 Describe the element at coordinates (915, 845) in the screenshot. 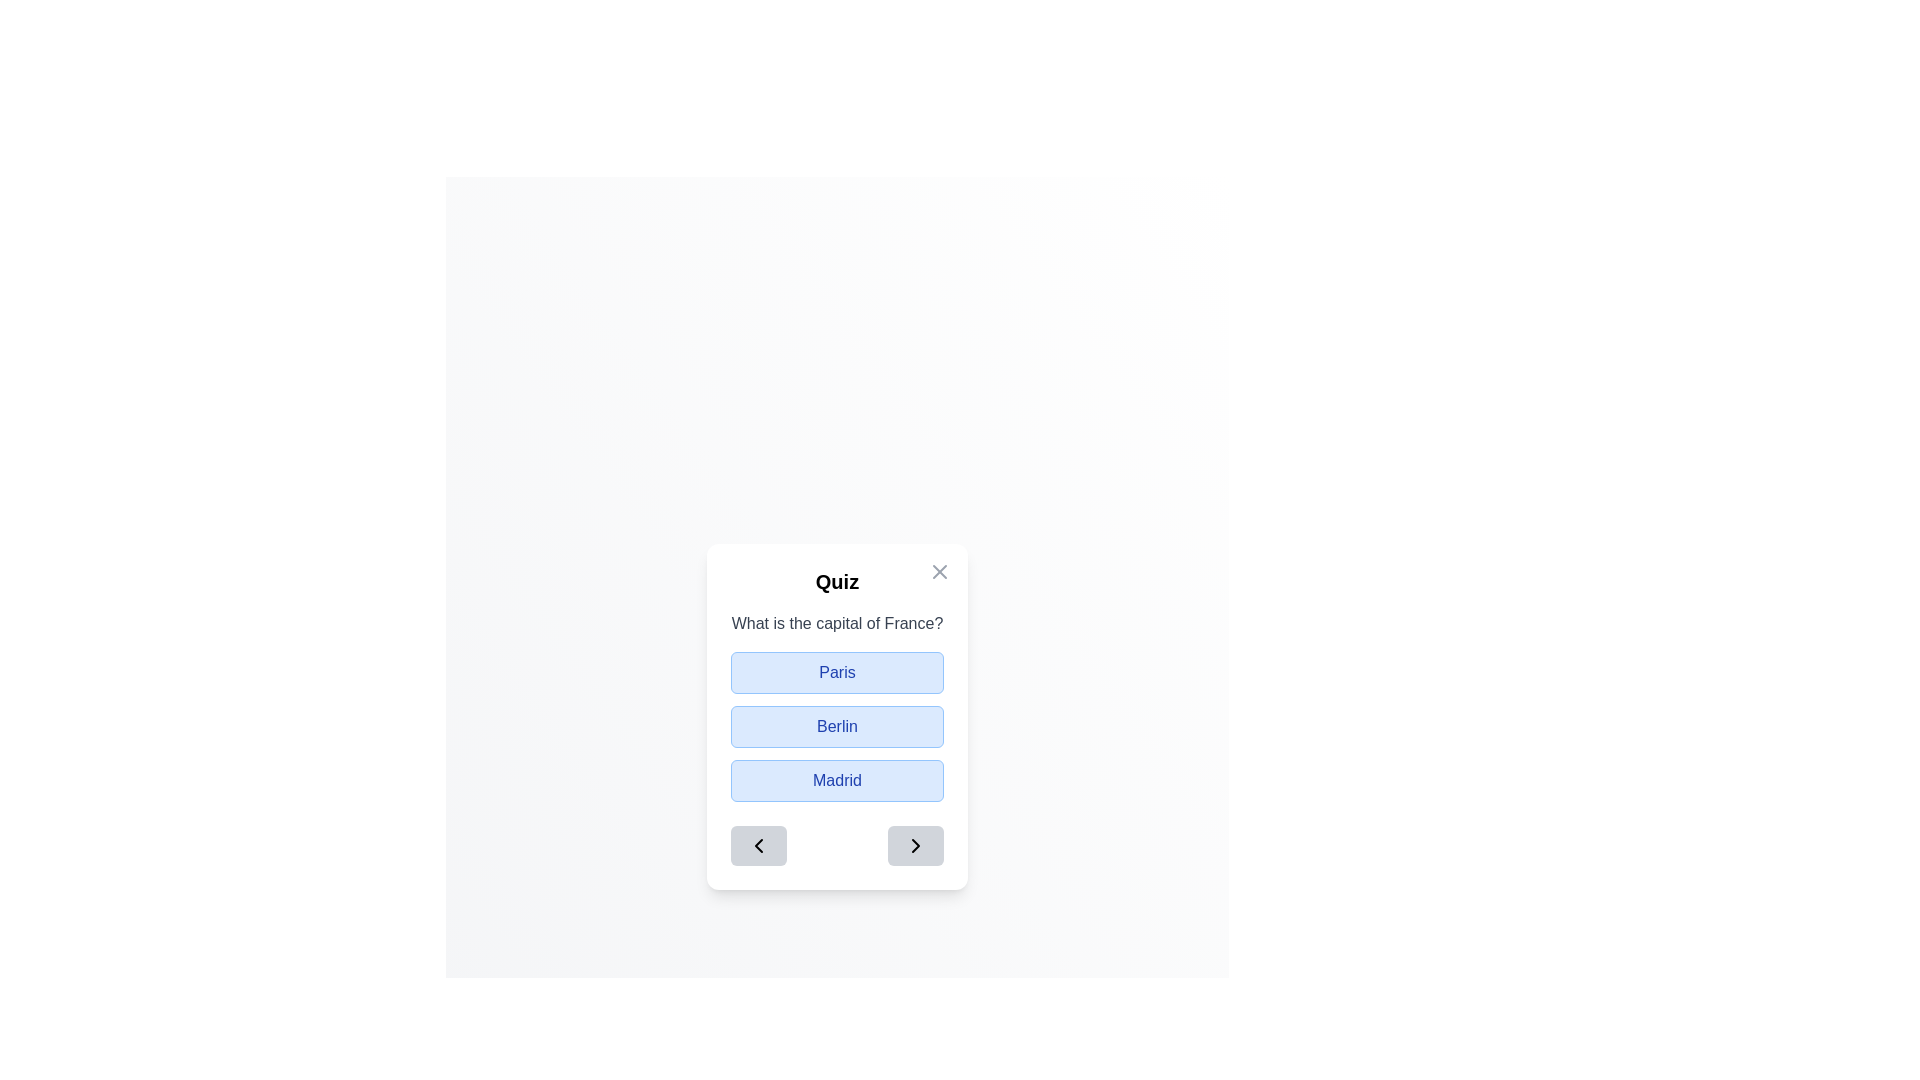

I see `the second button in the footer section of the modal` at that location.